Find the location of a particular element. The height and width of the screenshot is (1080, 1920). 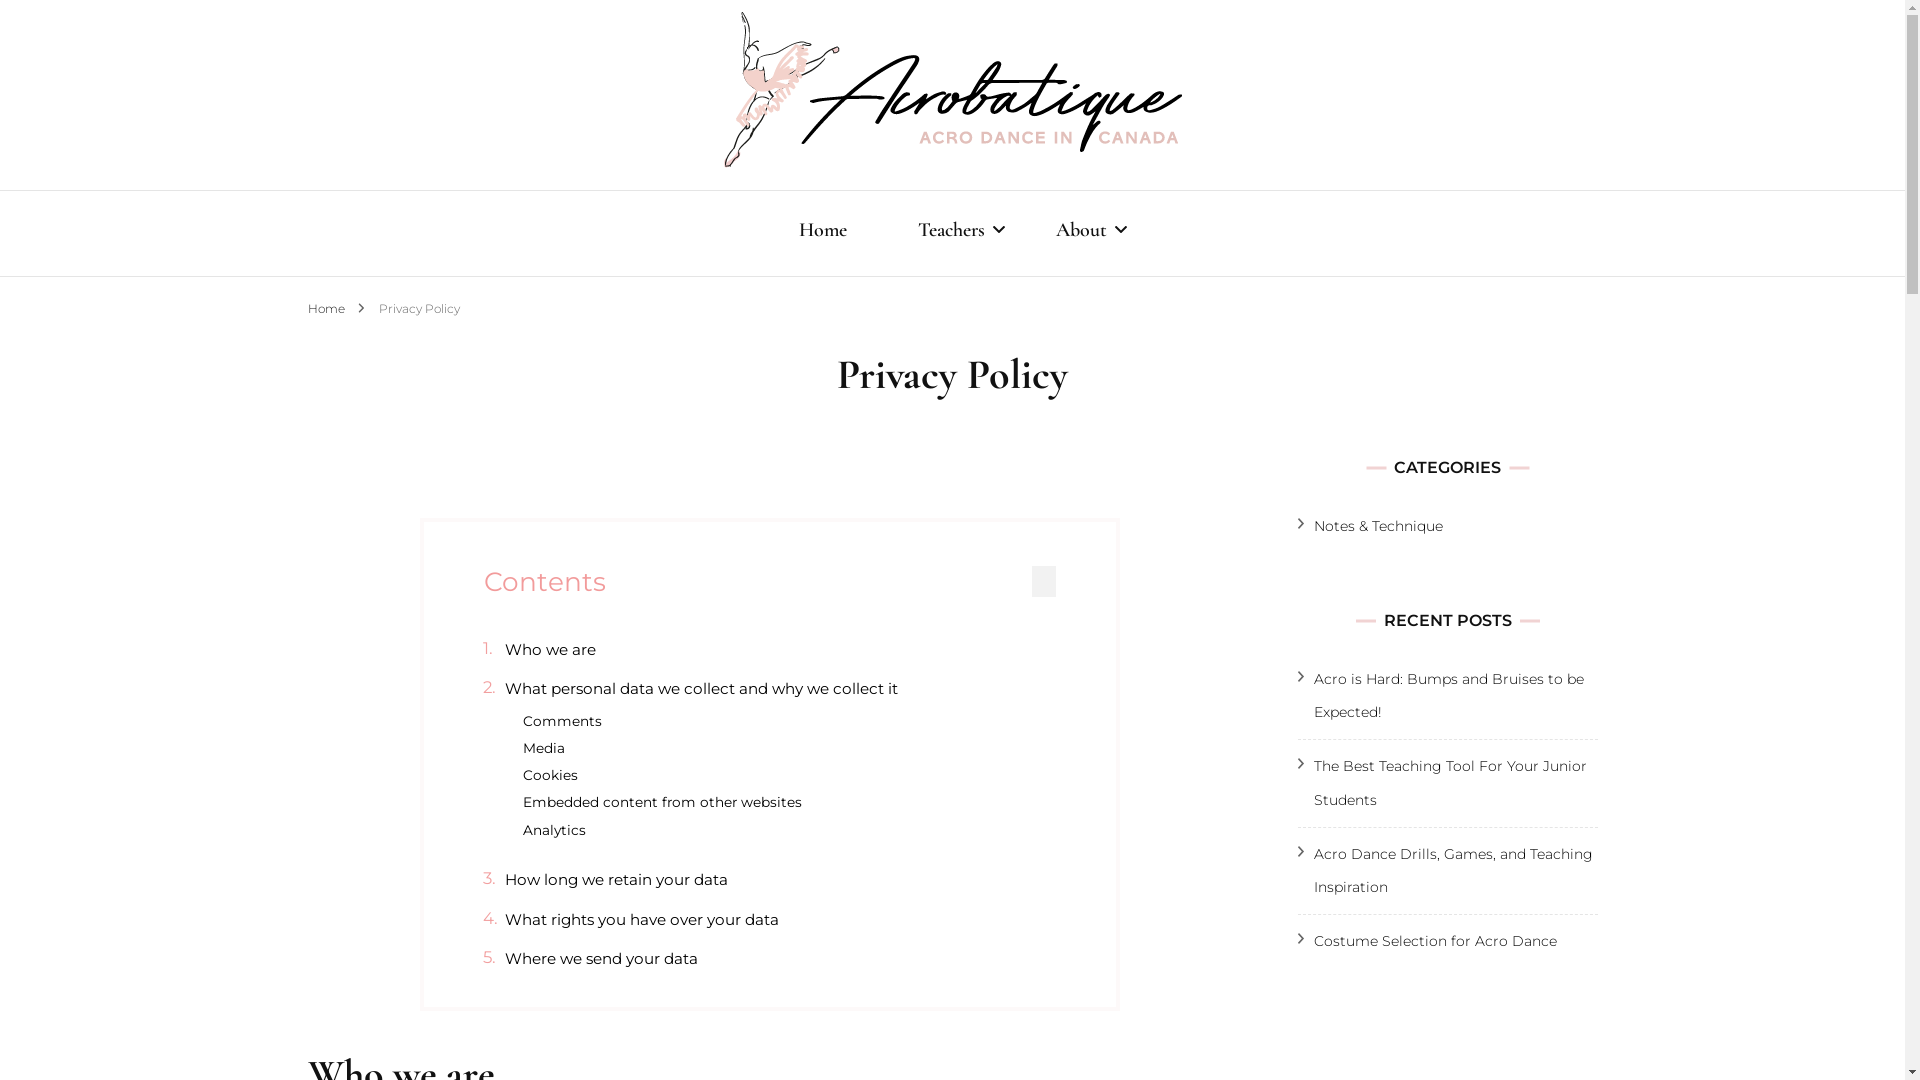

'Media' is located at coordinates (543, 748).